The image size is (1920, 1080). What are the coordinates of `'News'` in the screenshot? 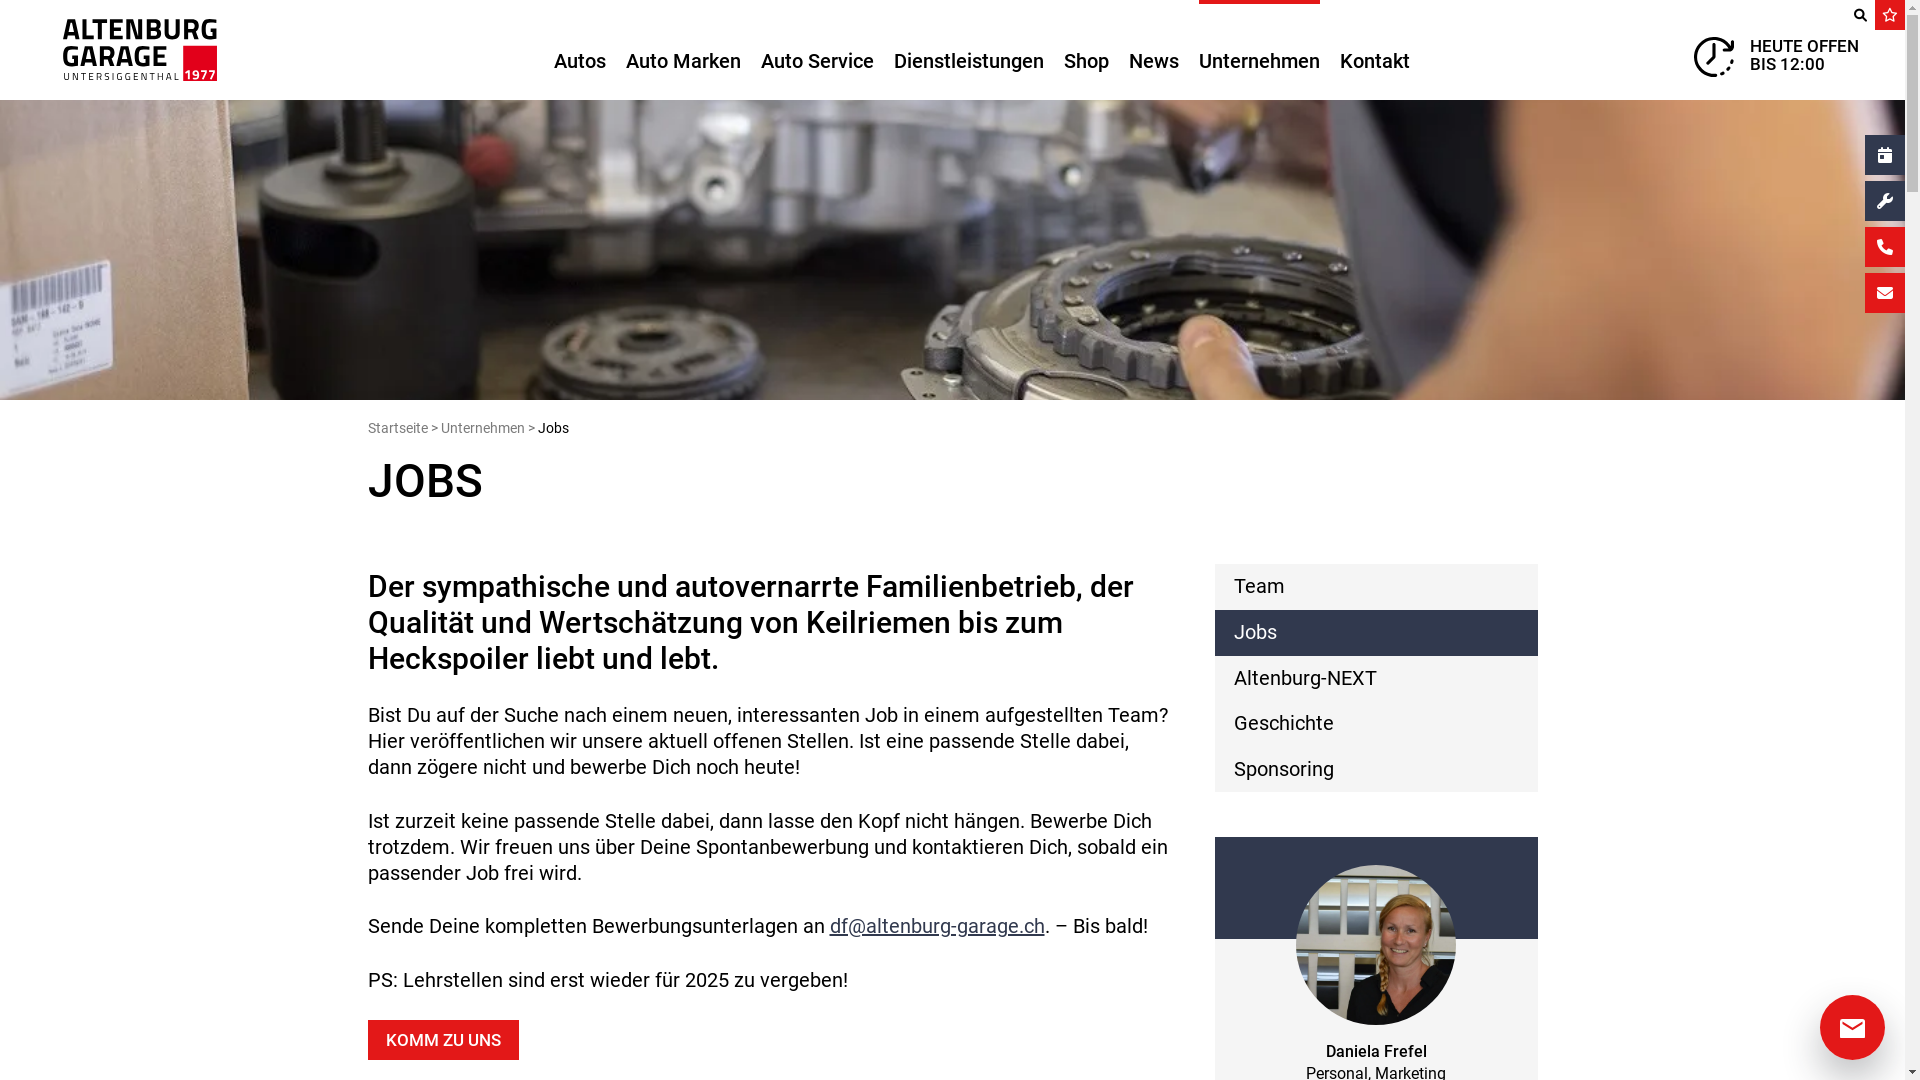 It's located at (1152, 49).